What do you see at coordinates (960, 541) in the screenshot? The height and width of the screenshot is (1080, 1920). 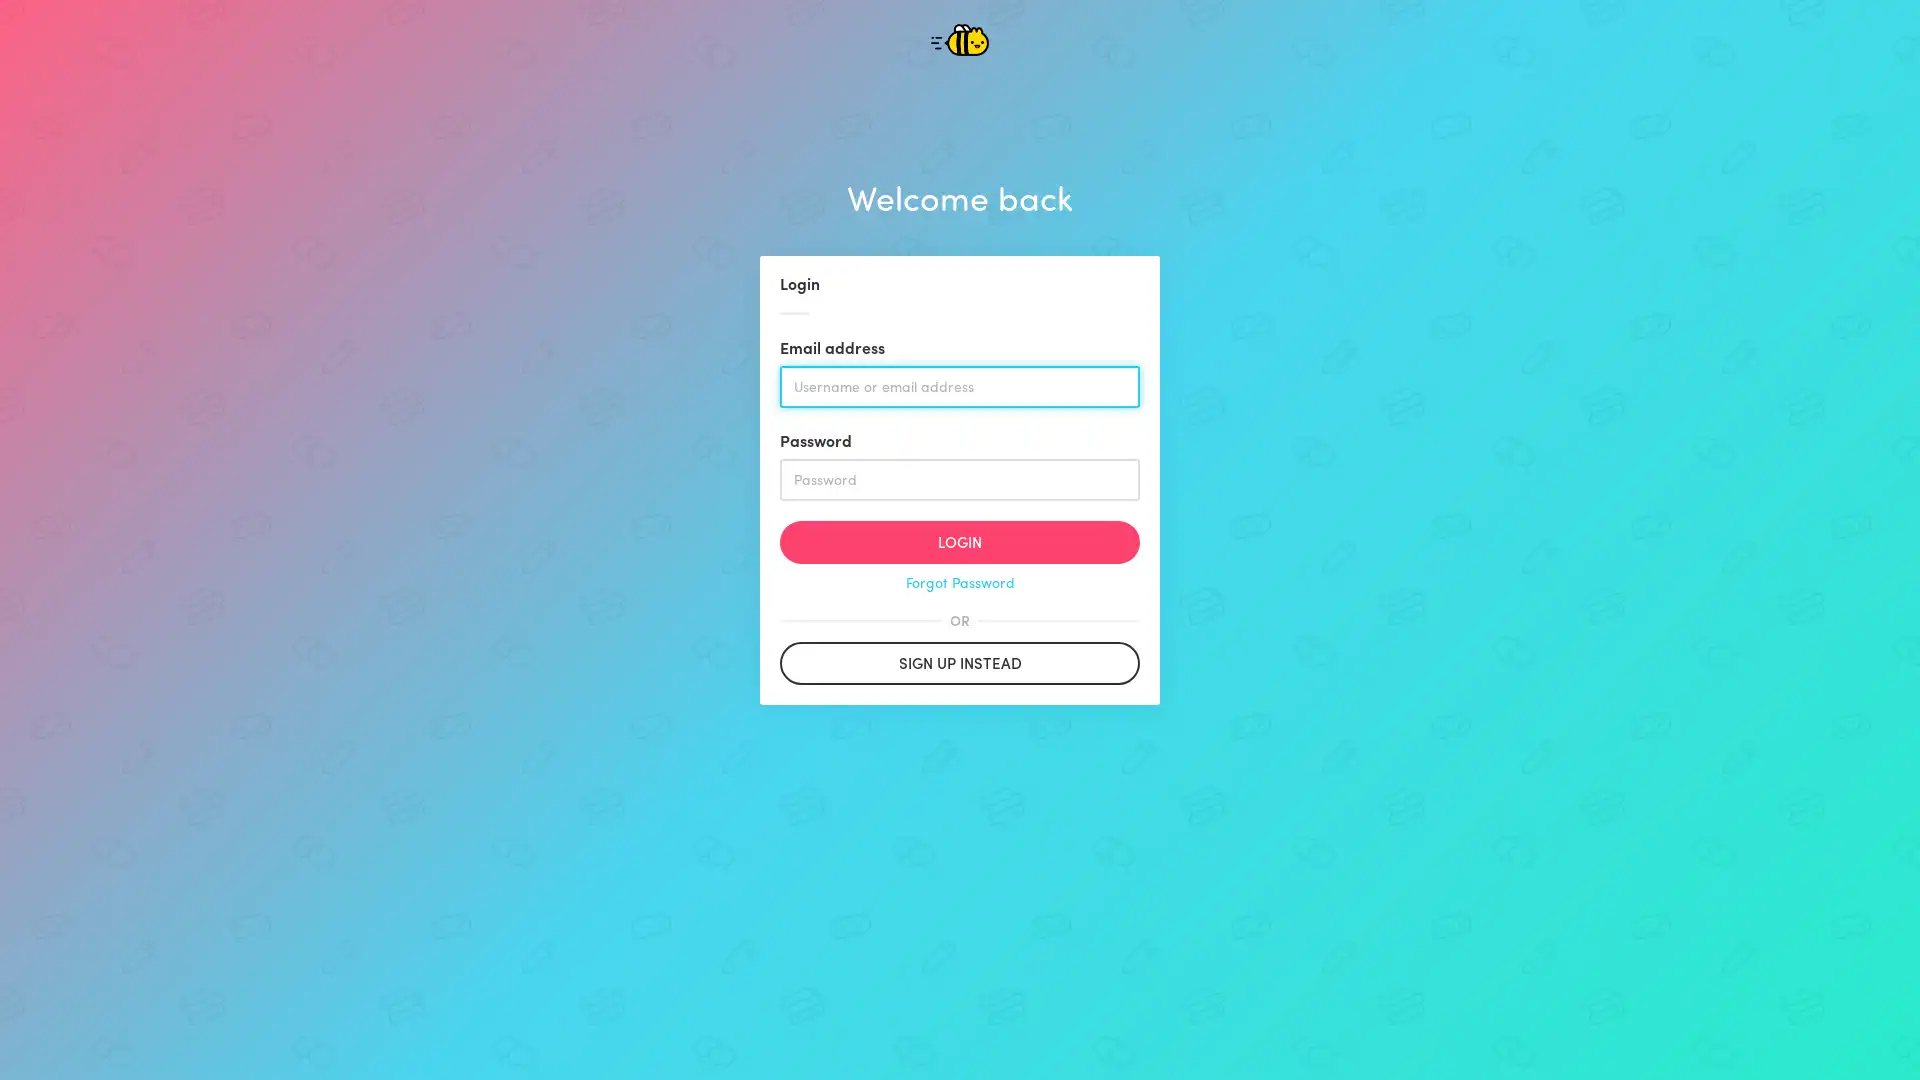 I see `Login` at bounding box center [960, 541].